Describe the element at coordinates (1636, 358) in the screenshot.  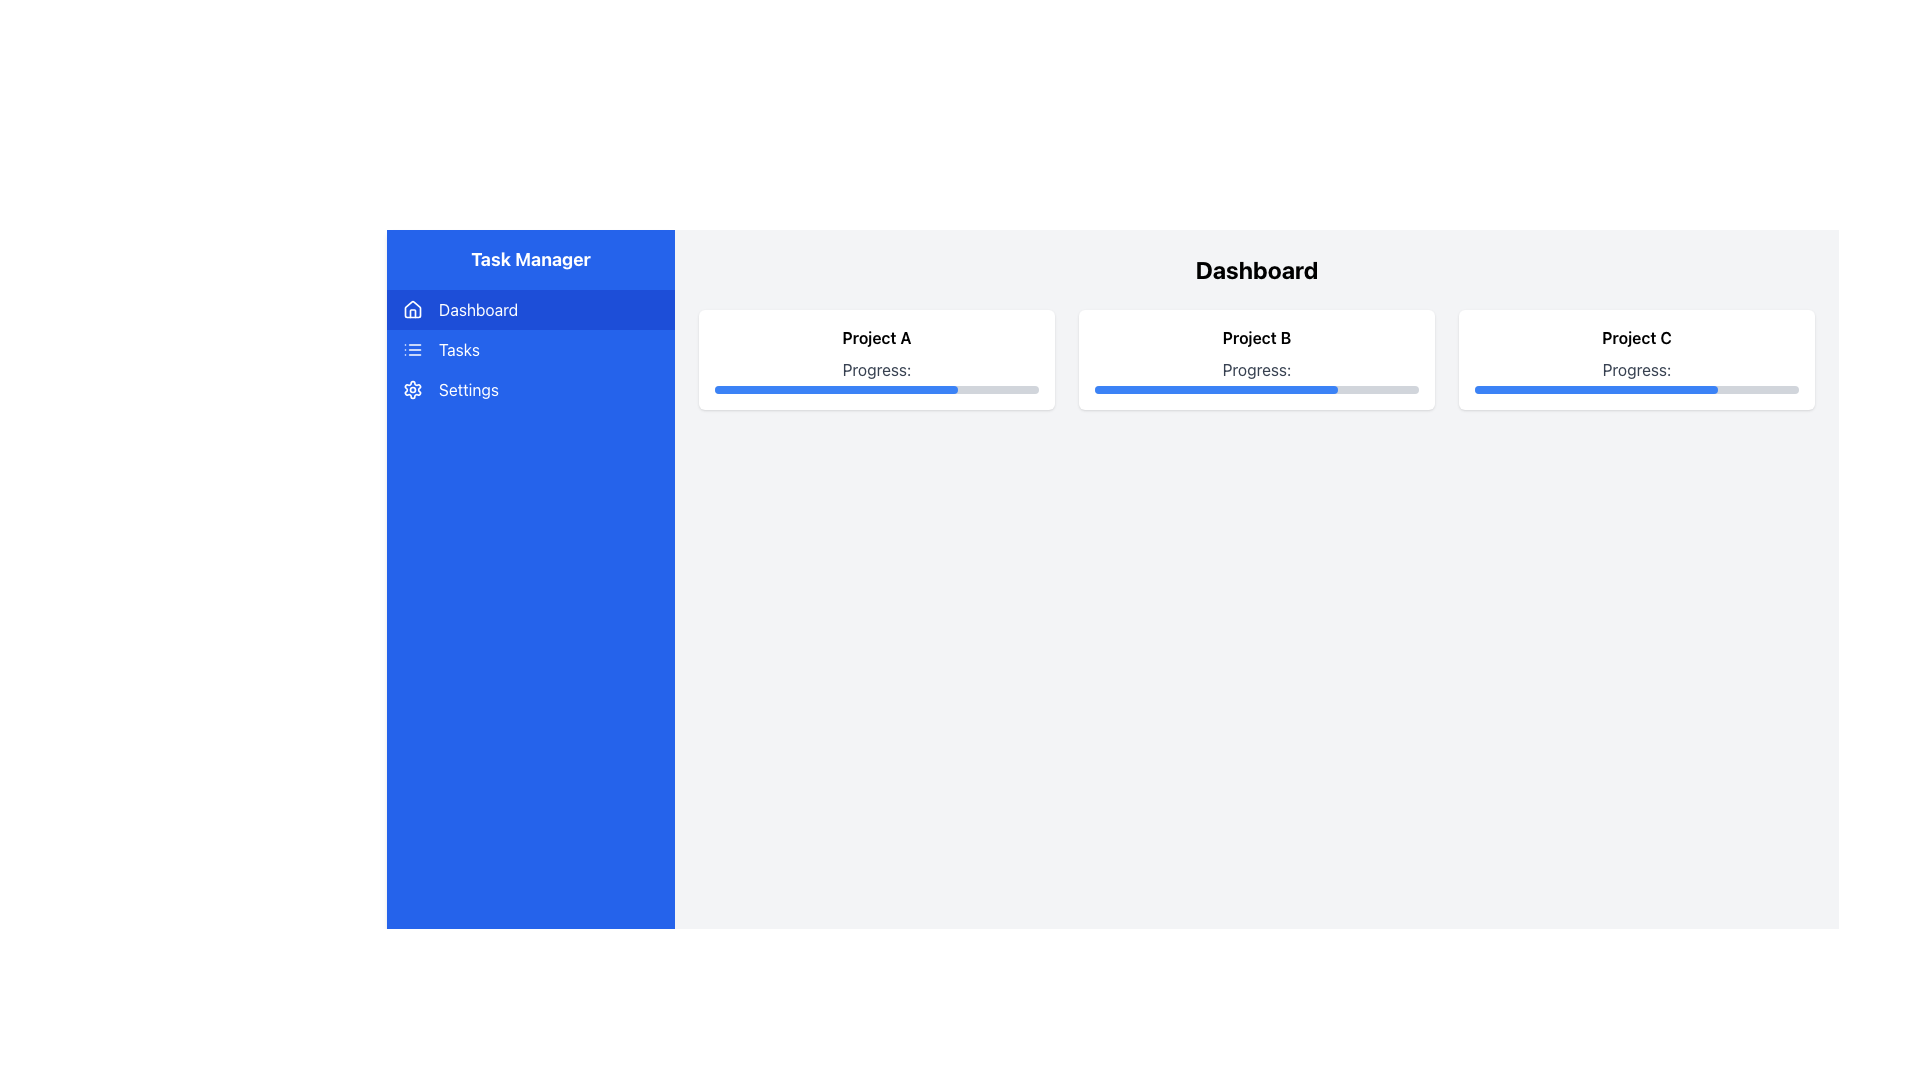
I see `the third card titled 'Project C'` at that location.